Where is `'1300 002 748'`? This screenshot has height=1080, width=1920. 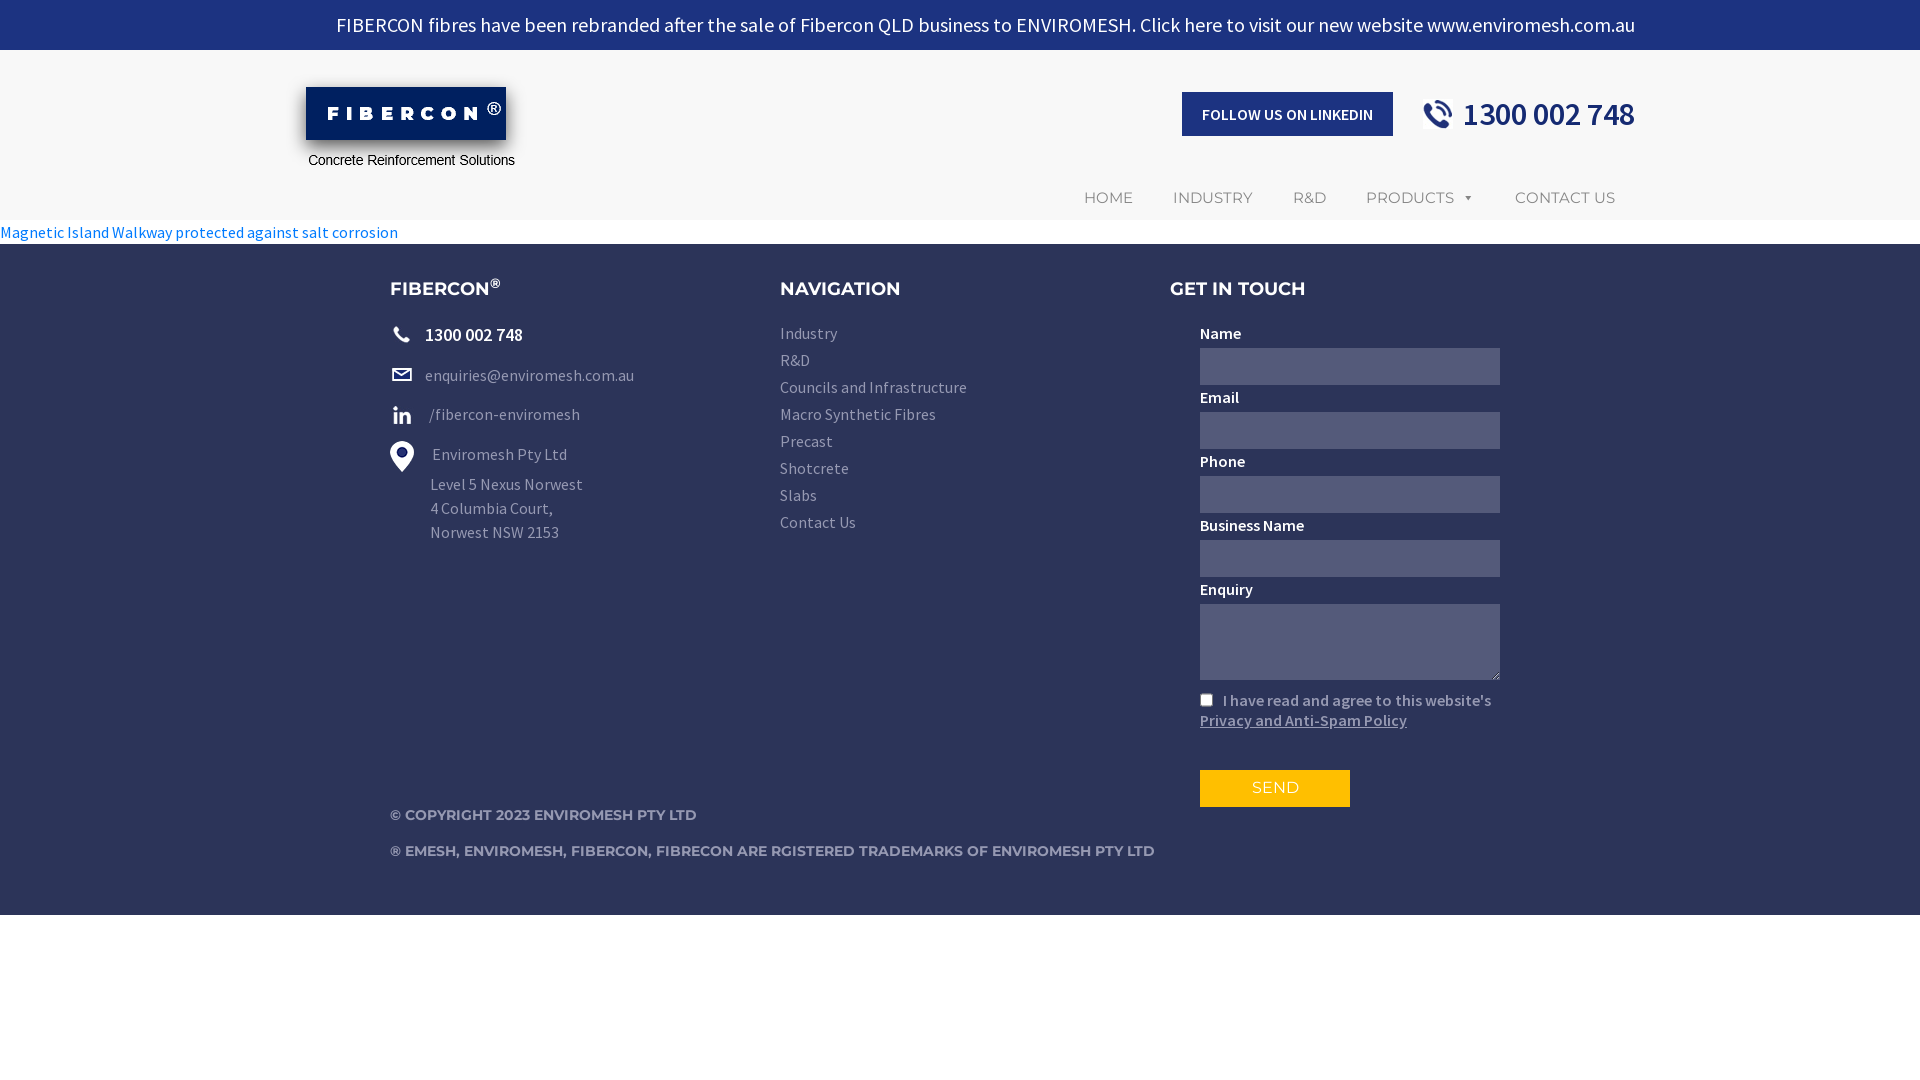
'1300 002 748' is located at coordinates (389, 333).